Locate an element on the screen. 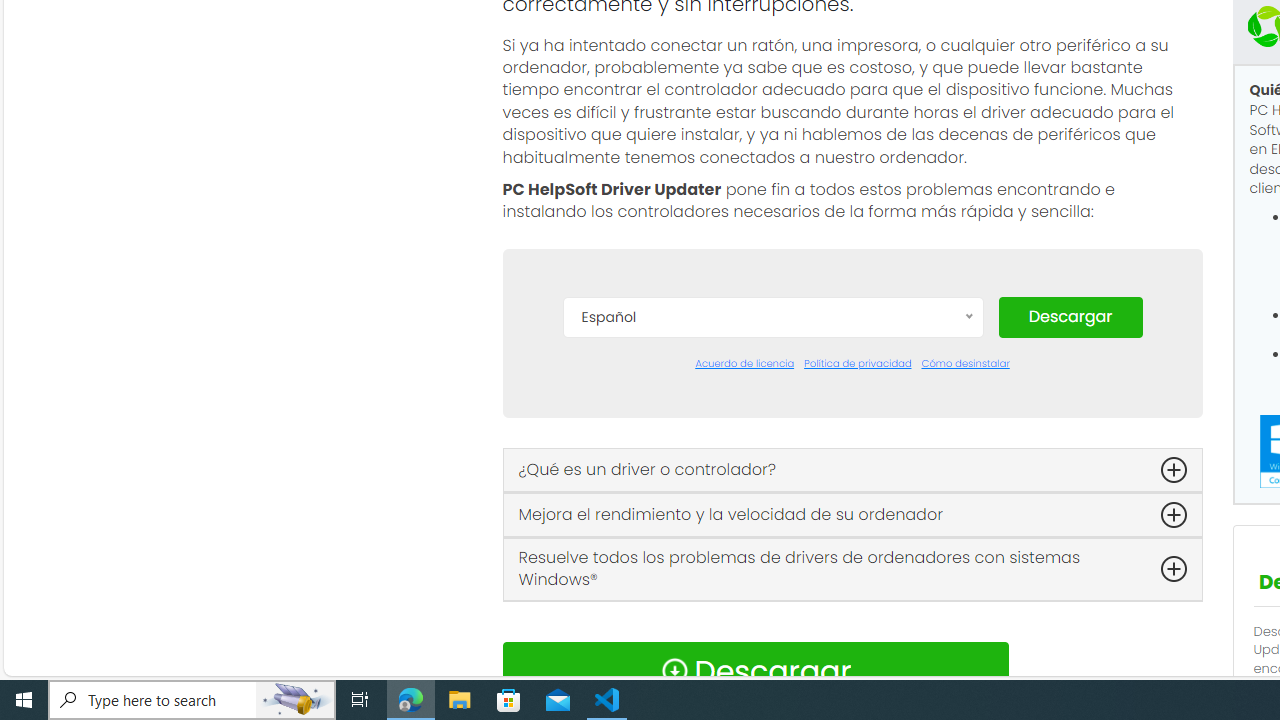 This screenshot has height=720, width=1280. 'Descargar' is located at coordinates (1069, 315).